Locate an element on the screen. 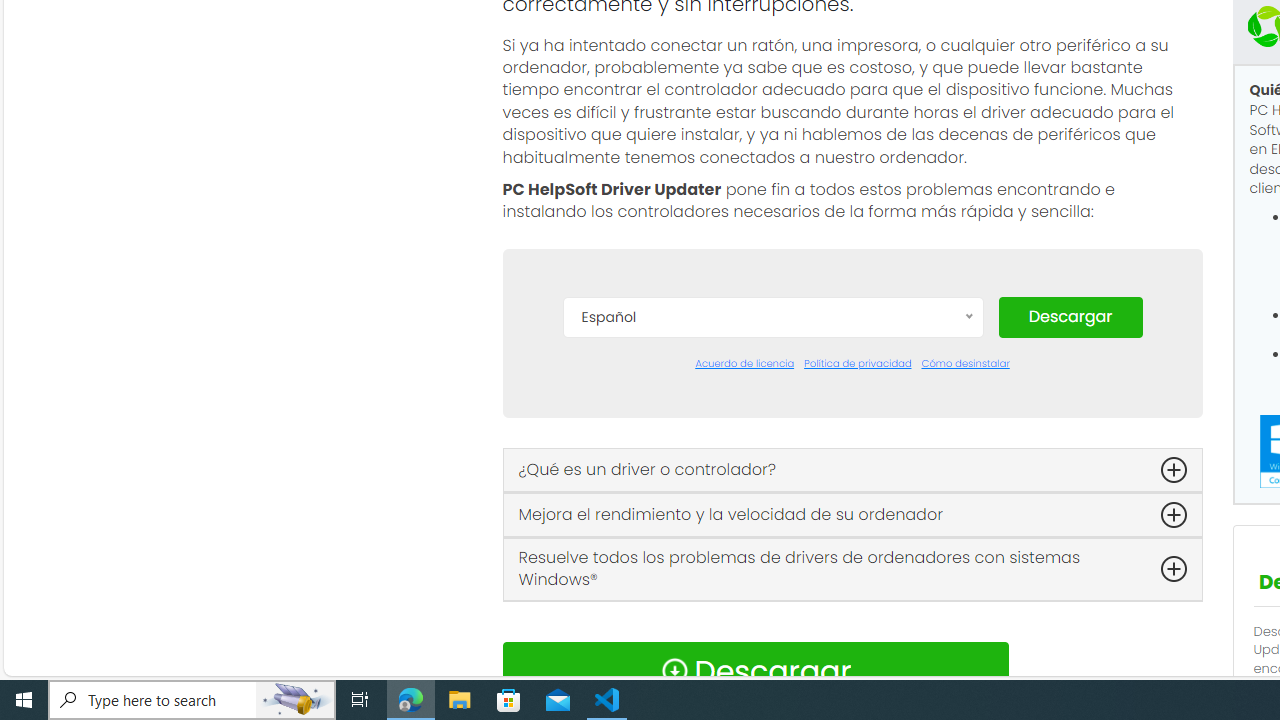 This screenshot has height=720, width=1280. 'Descargar' is located at coordinates (1069, 315).